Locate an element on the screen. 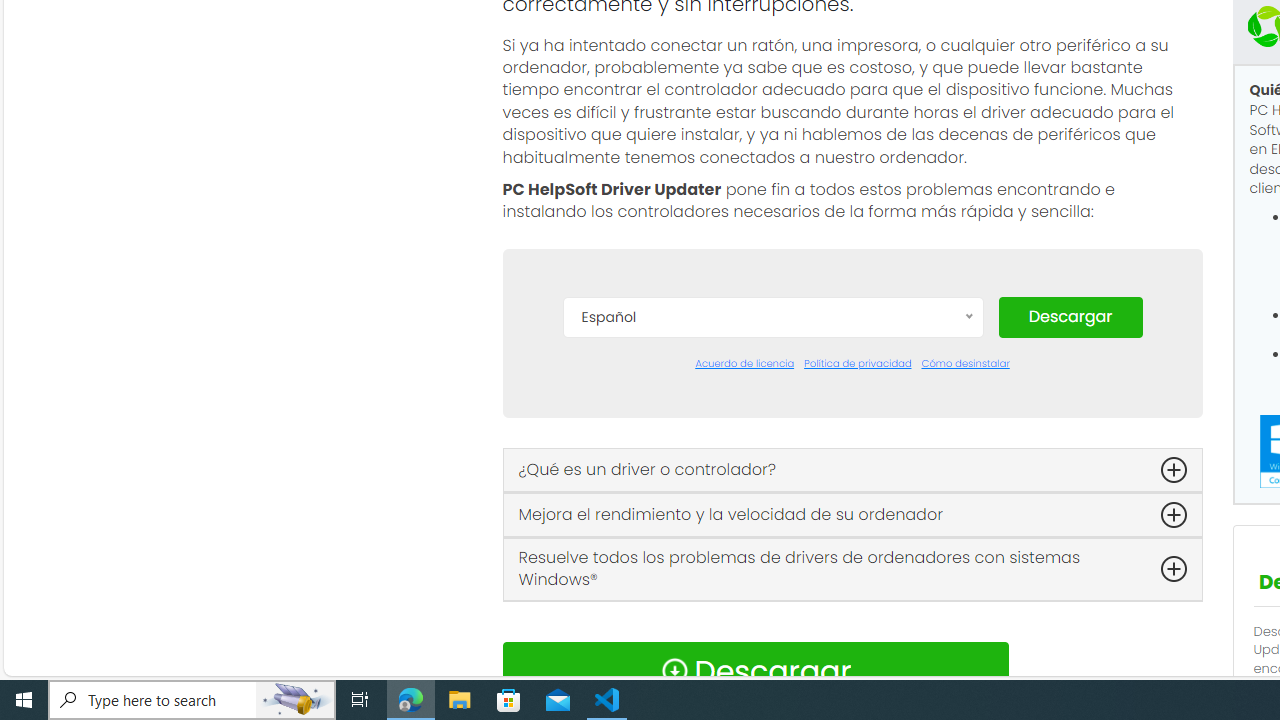 This screenshot has height=720, width=1280. 'Descargar' is located at coordinates (1069, 315).